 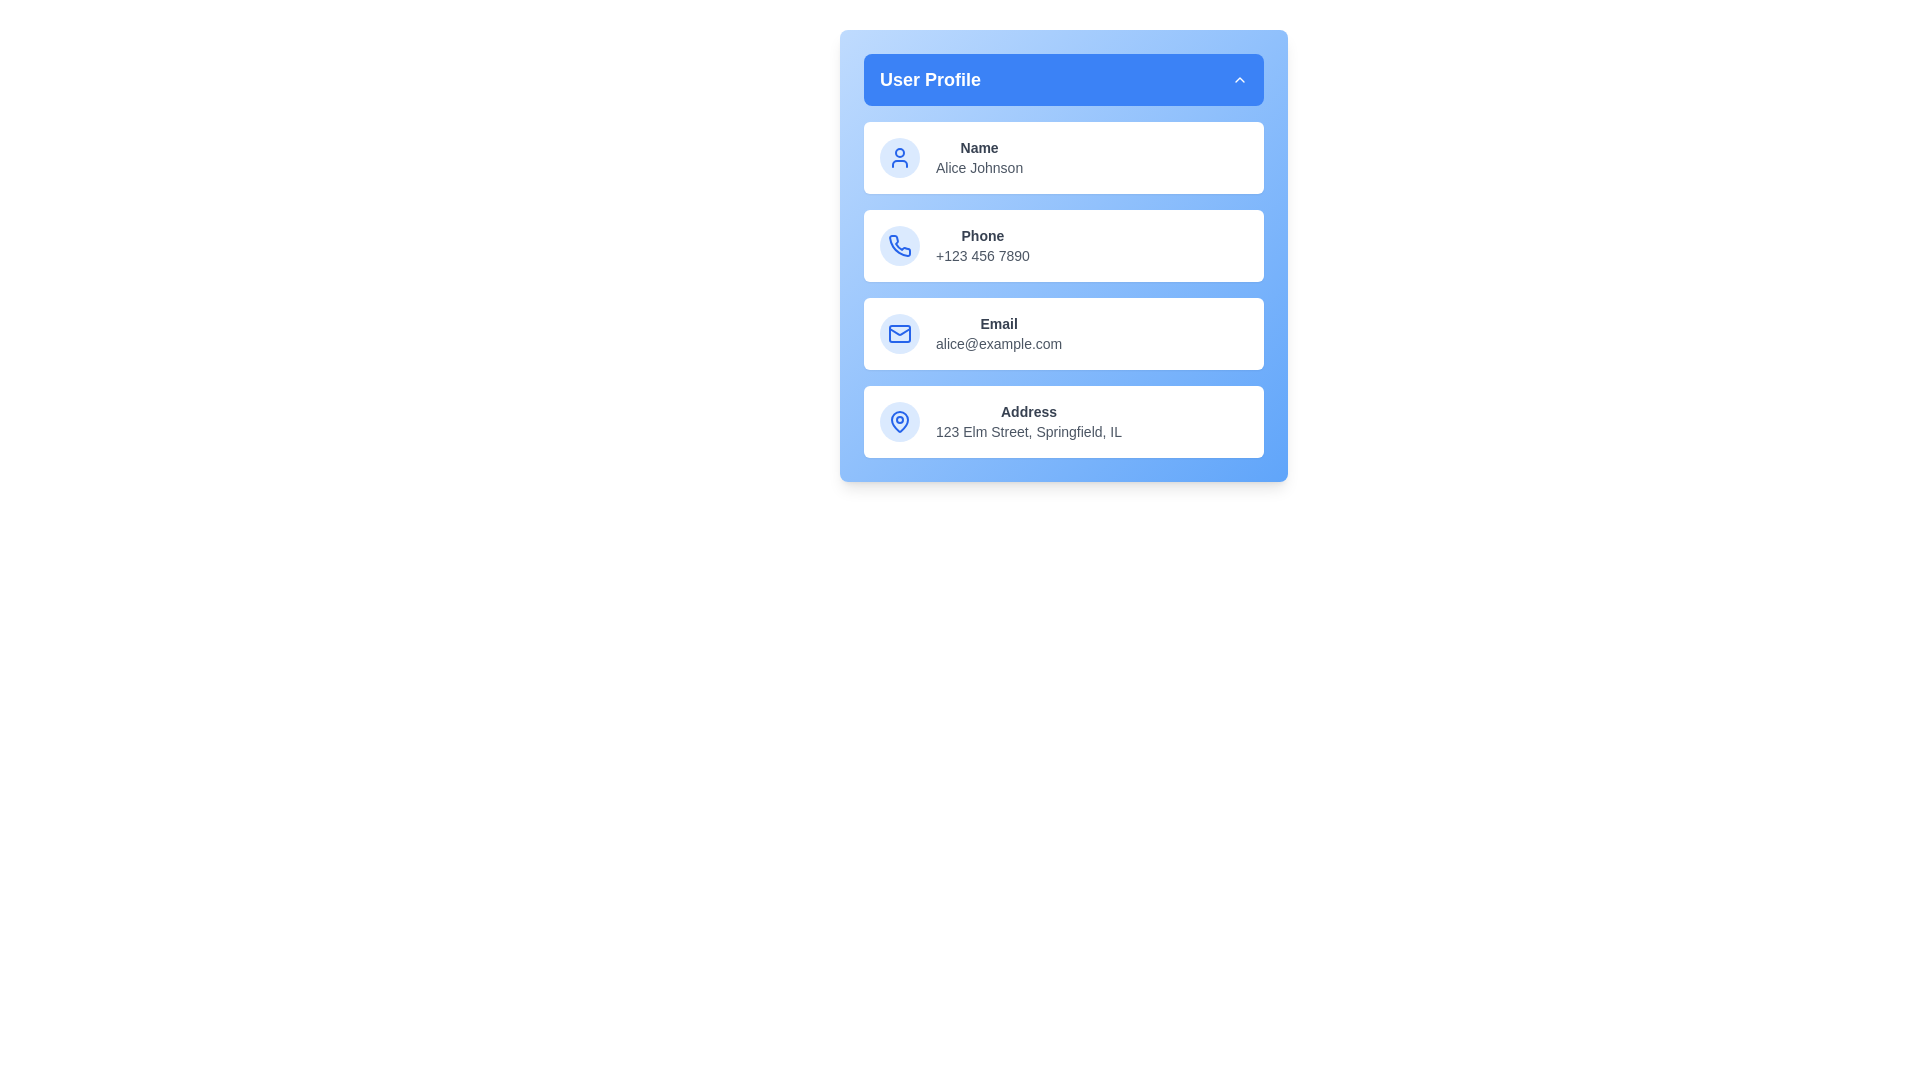 I want to click on the blue circular icon with a white location pin inside, located in the left section of the 'Address' row on the profile card layout, so click(x=899, y=420).